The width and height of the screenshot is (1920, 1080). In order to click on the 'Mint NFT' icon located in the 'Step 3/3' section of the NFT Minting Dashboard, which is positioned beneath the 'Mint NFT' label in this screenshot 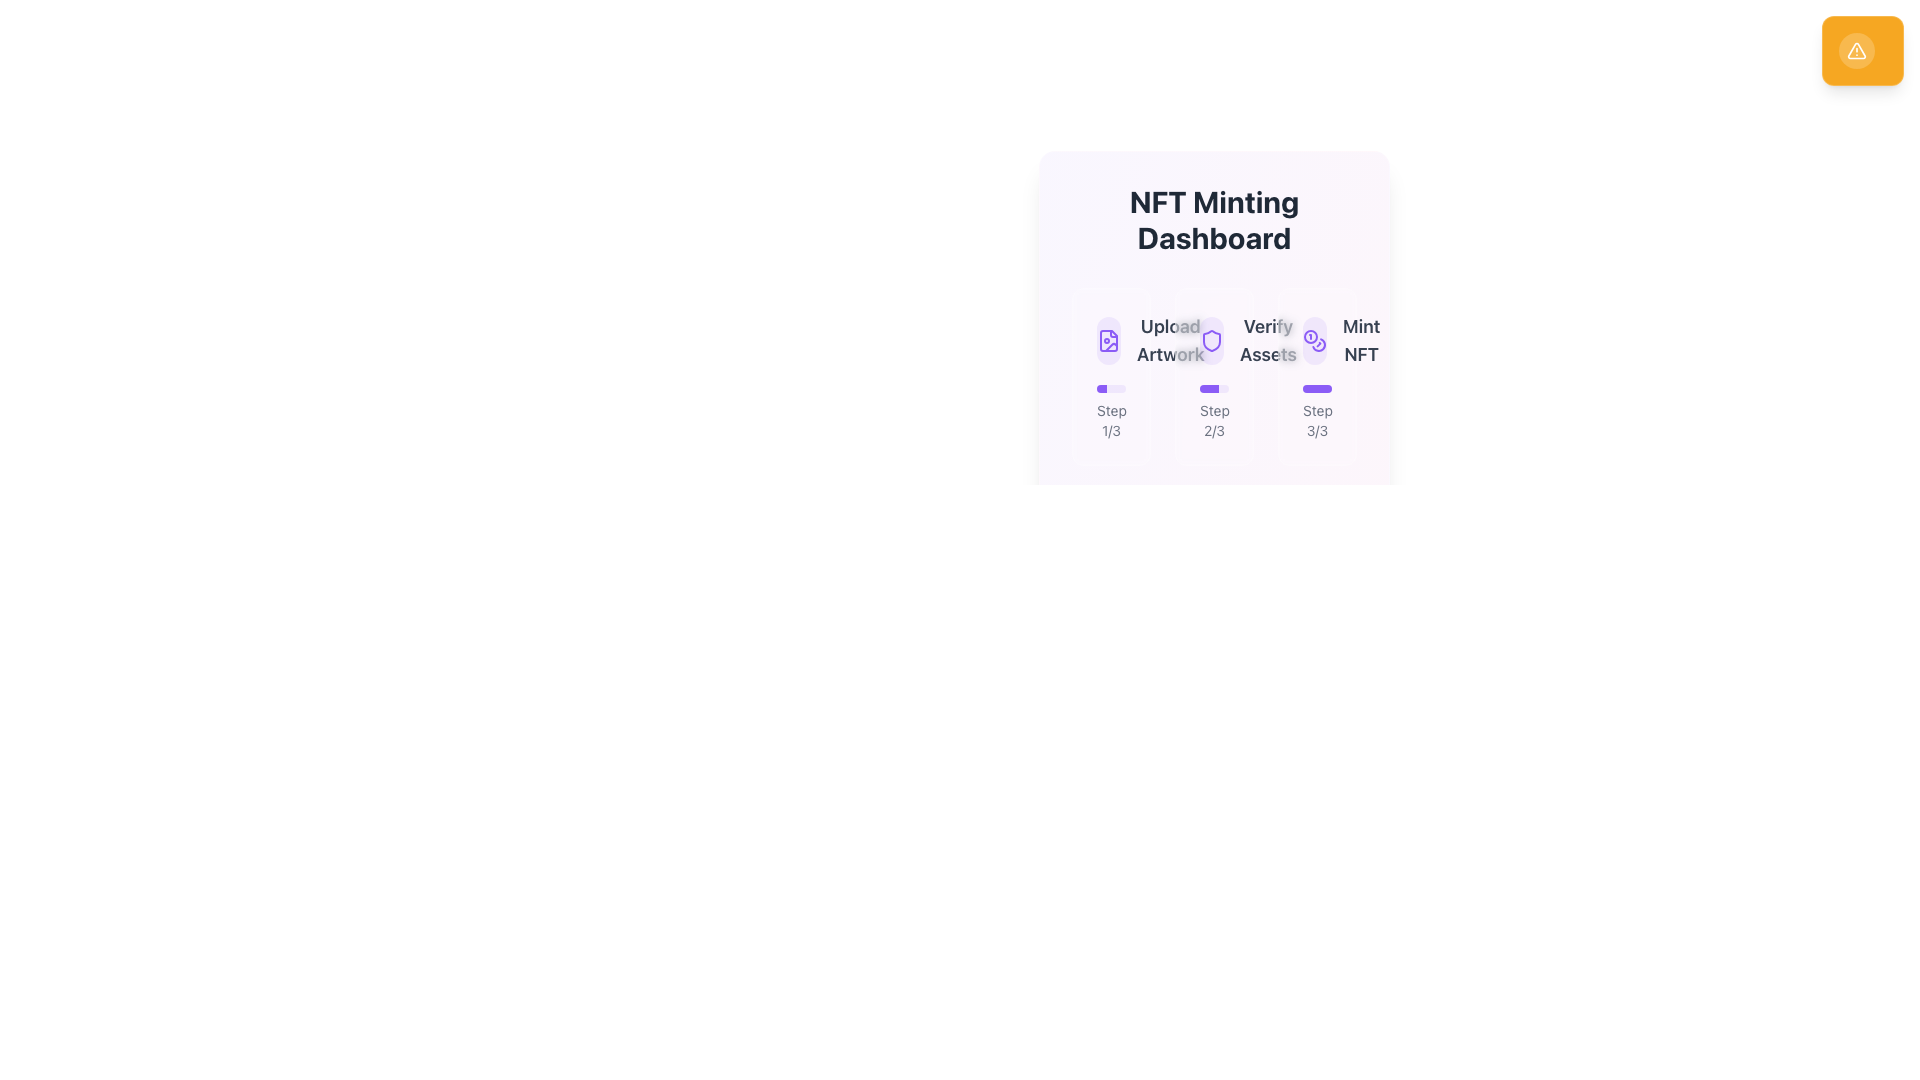, I will do `click(1315, 339)`.